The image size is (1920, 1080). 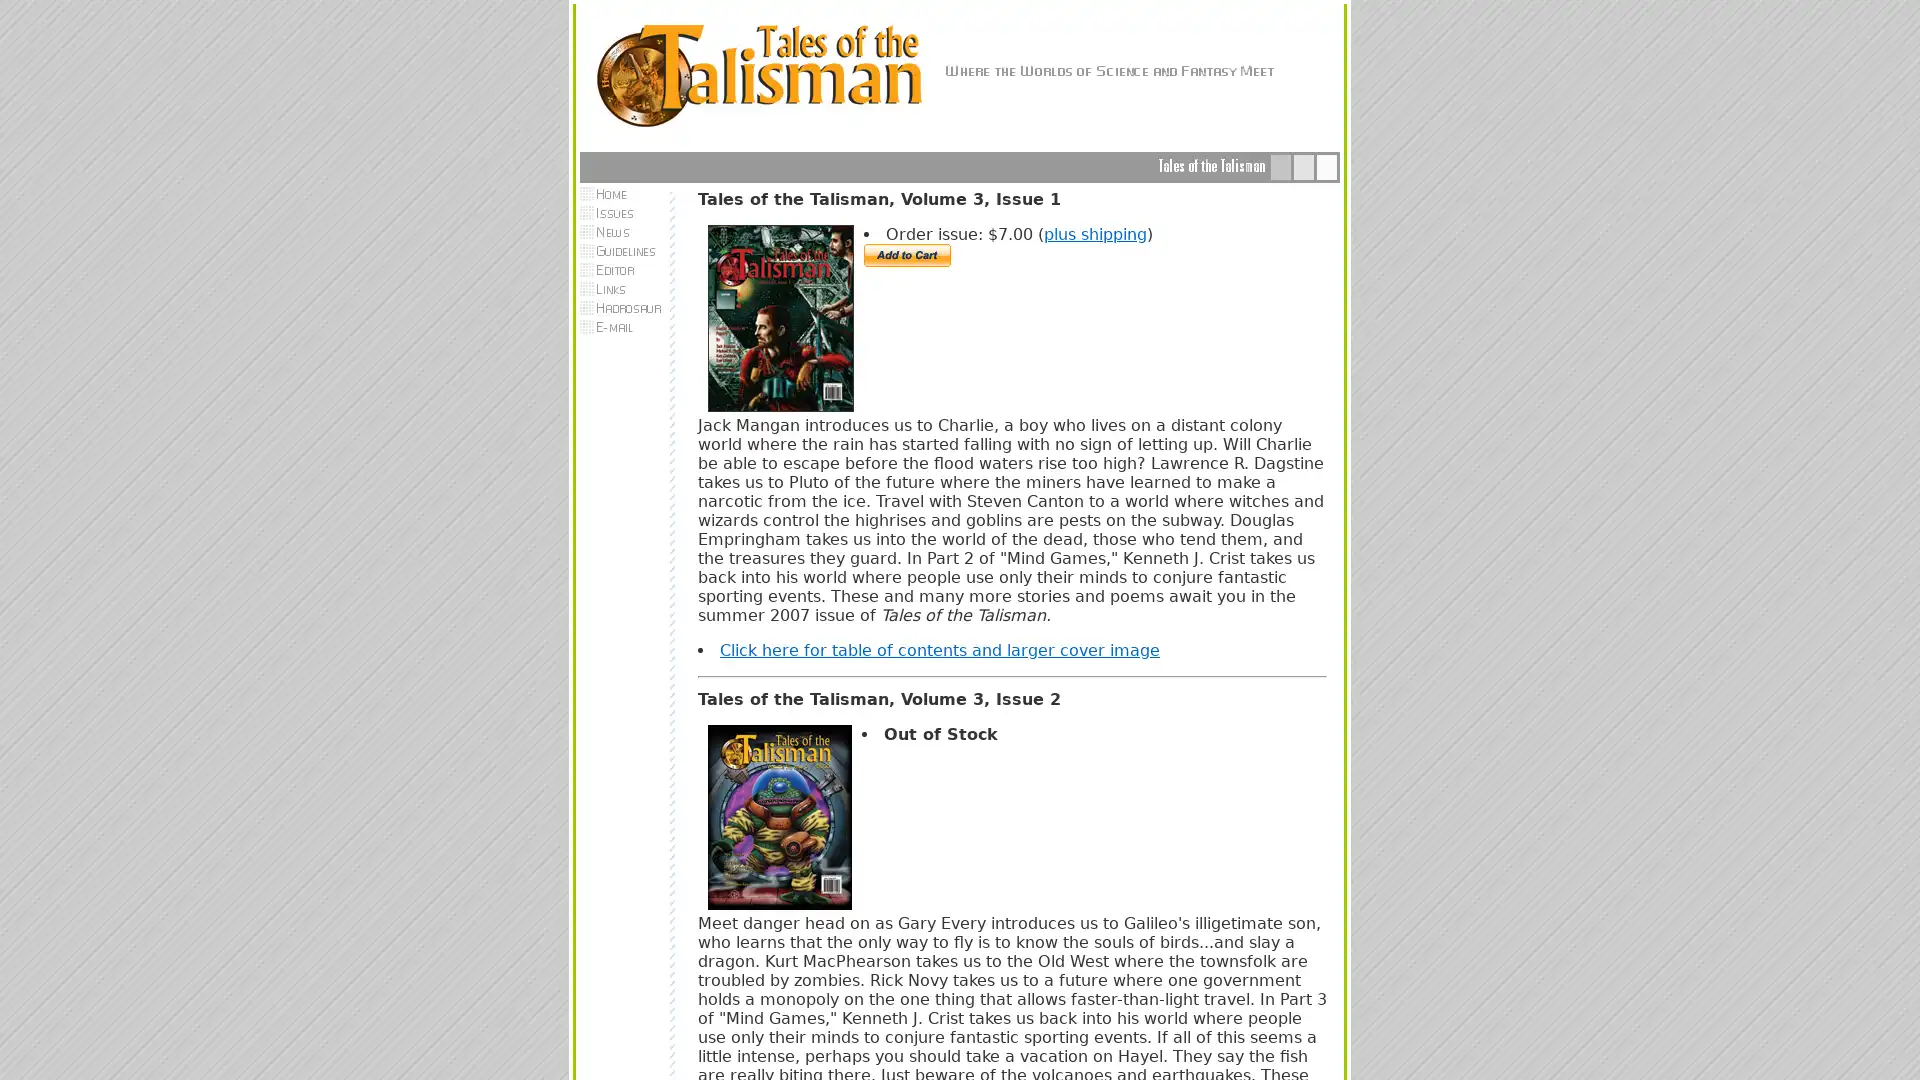 I want to click on Make payments with PayPal - it's fast, free and secure!, so click(x=906, y=254).